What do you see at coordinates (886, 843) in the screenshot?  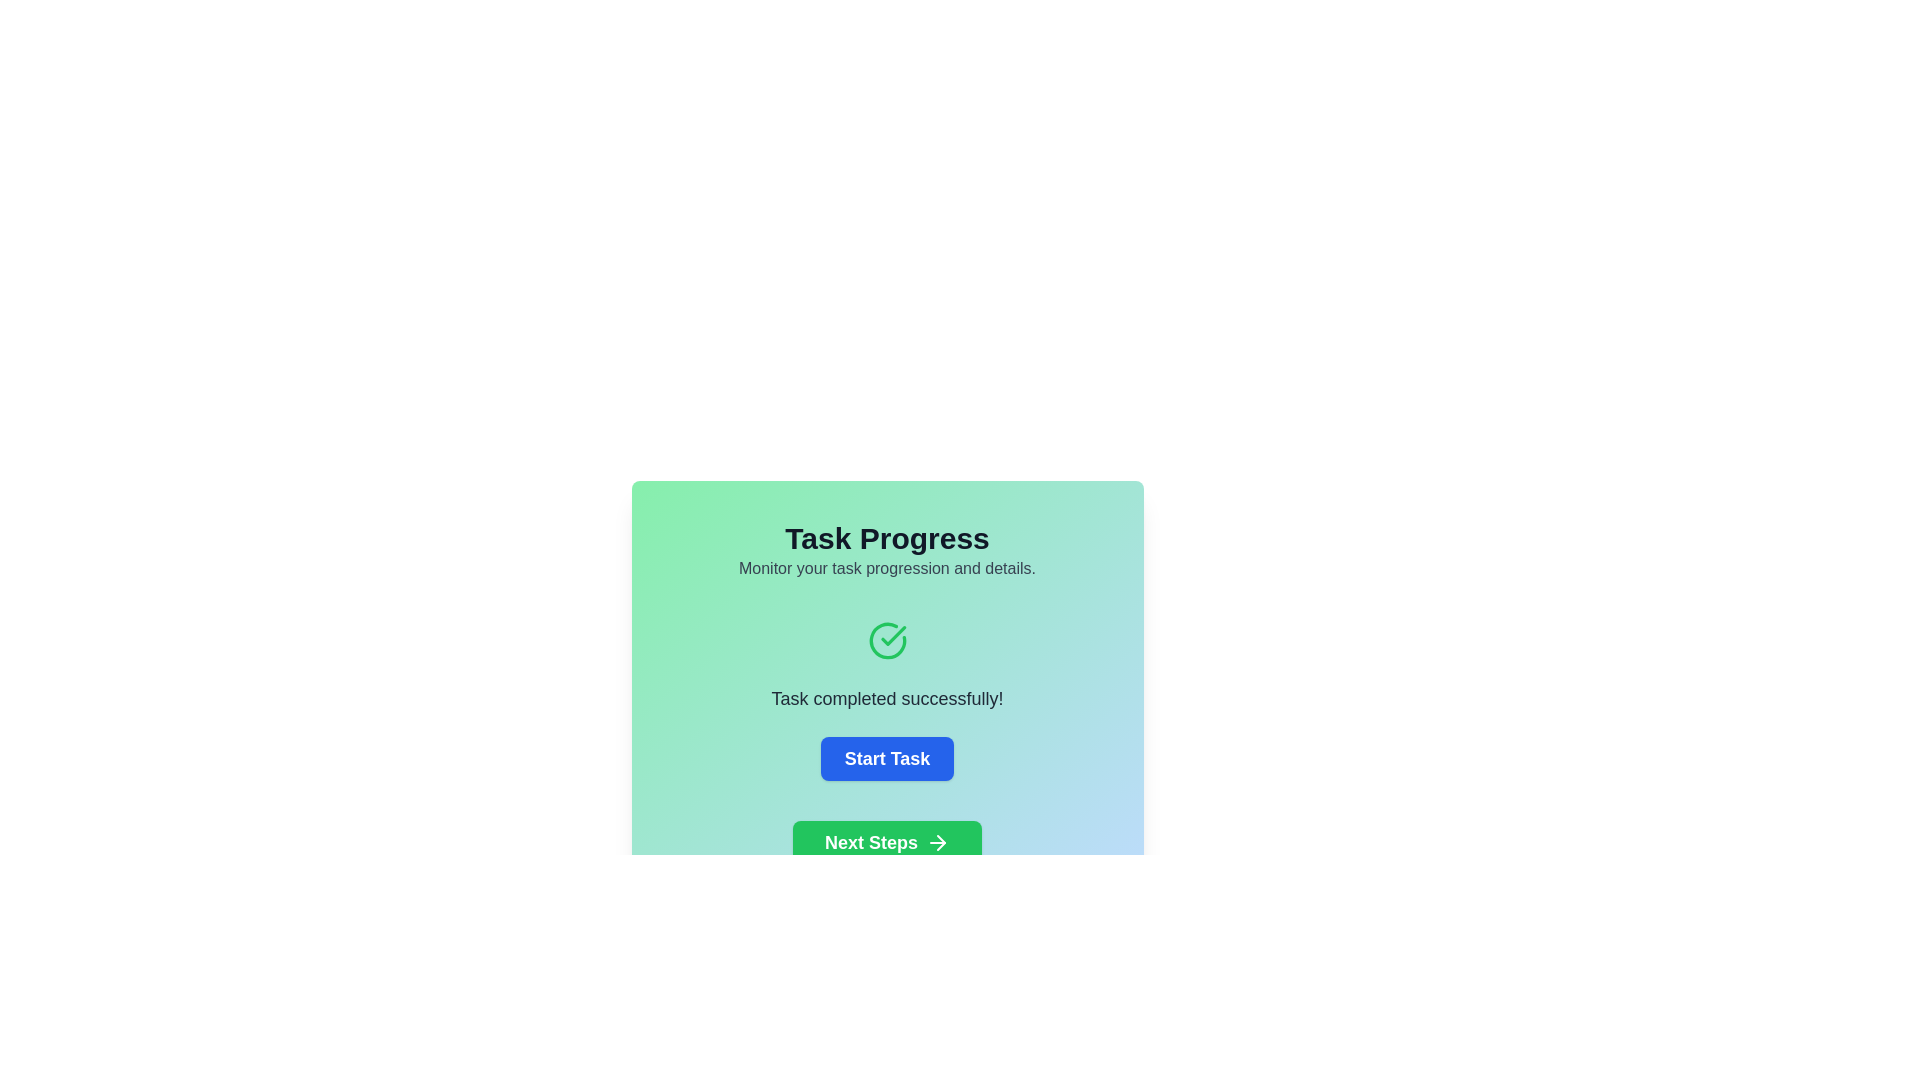 I see `the rectangular green button labeled 'Next Steps' with a right-pointing arrow icon` at bounding box center [886, 843].